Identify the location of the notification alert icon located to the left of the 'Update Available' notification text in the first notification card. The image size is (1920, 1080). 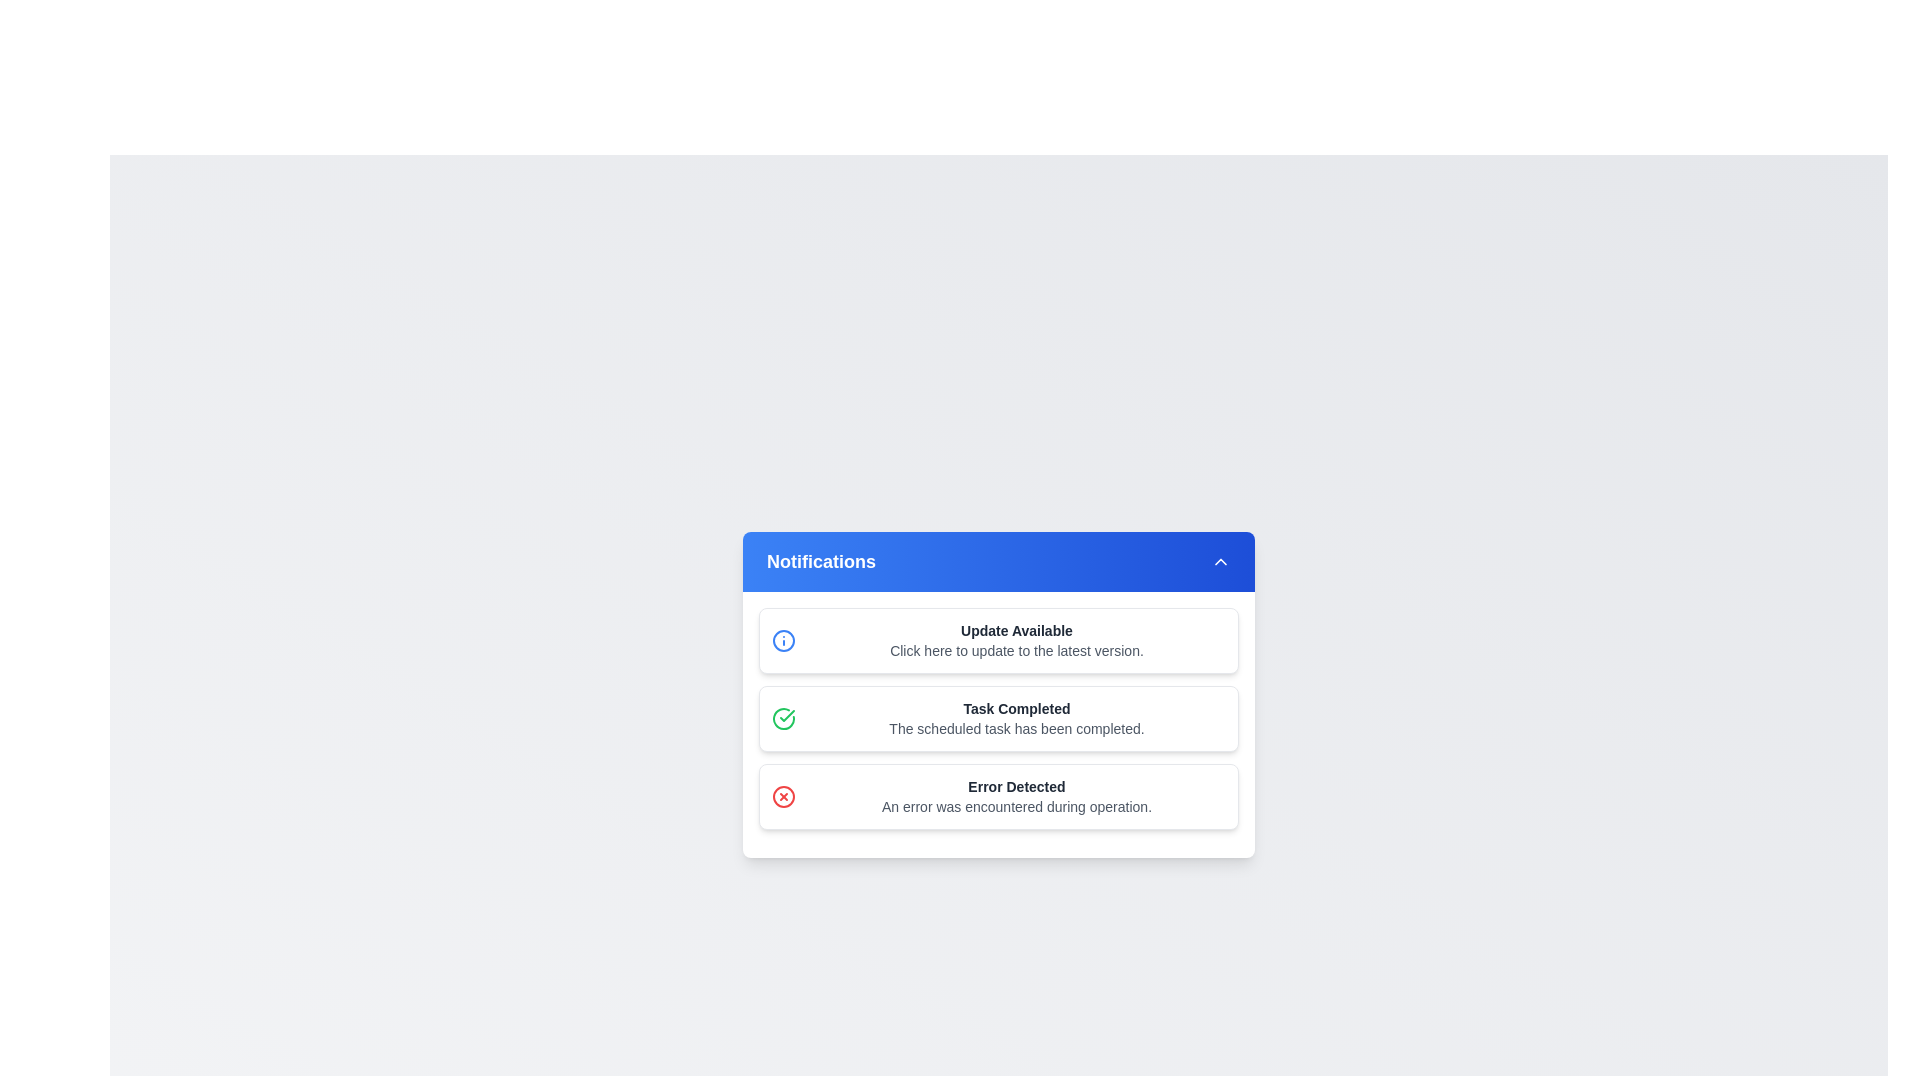
(782, 640).